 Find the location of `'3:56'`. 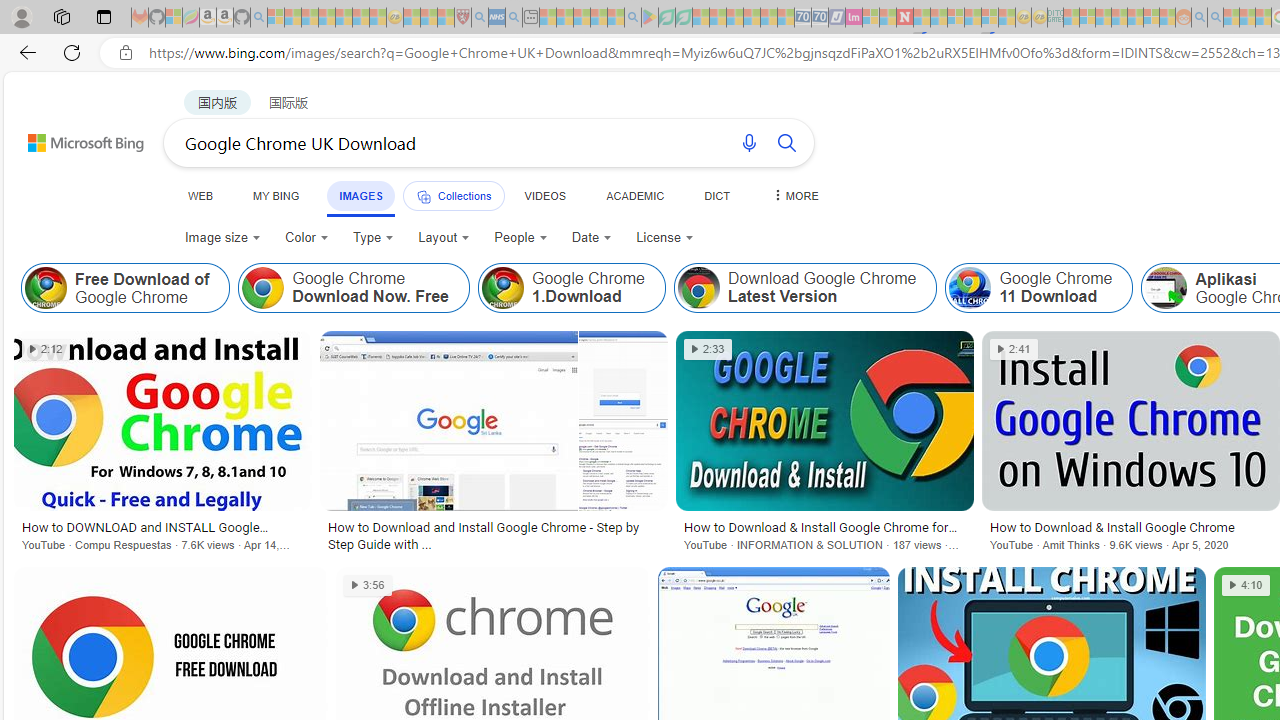

'3:56' is located at coordinates (368, 585).